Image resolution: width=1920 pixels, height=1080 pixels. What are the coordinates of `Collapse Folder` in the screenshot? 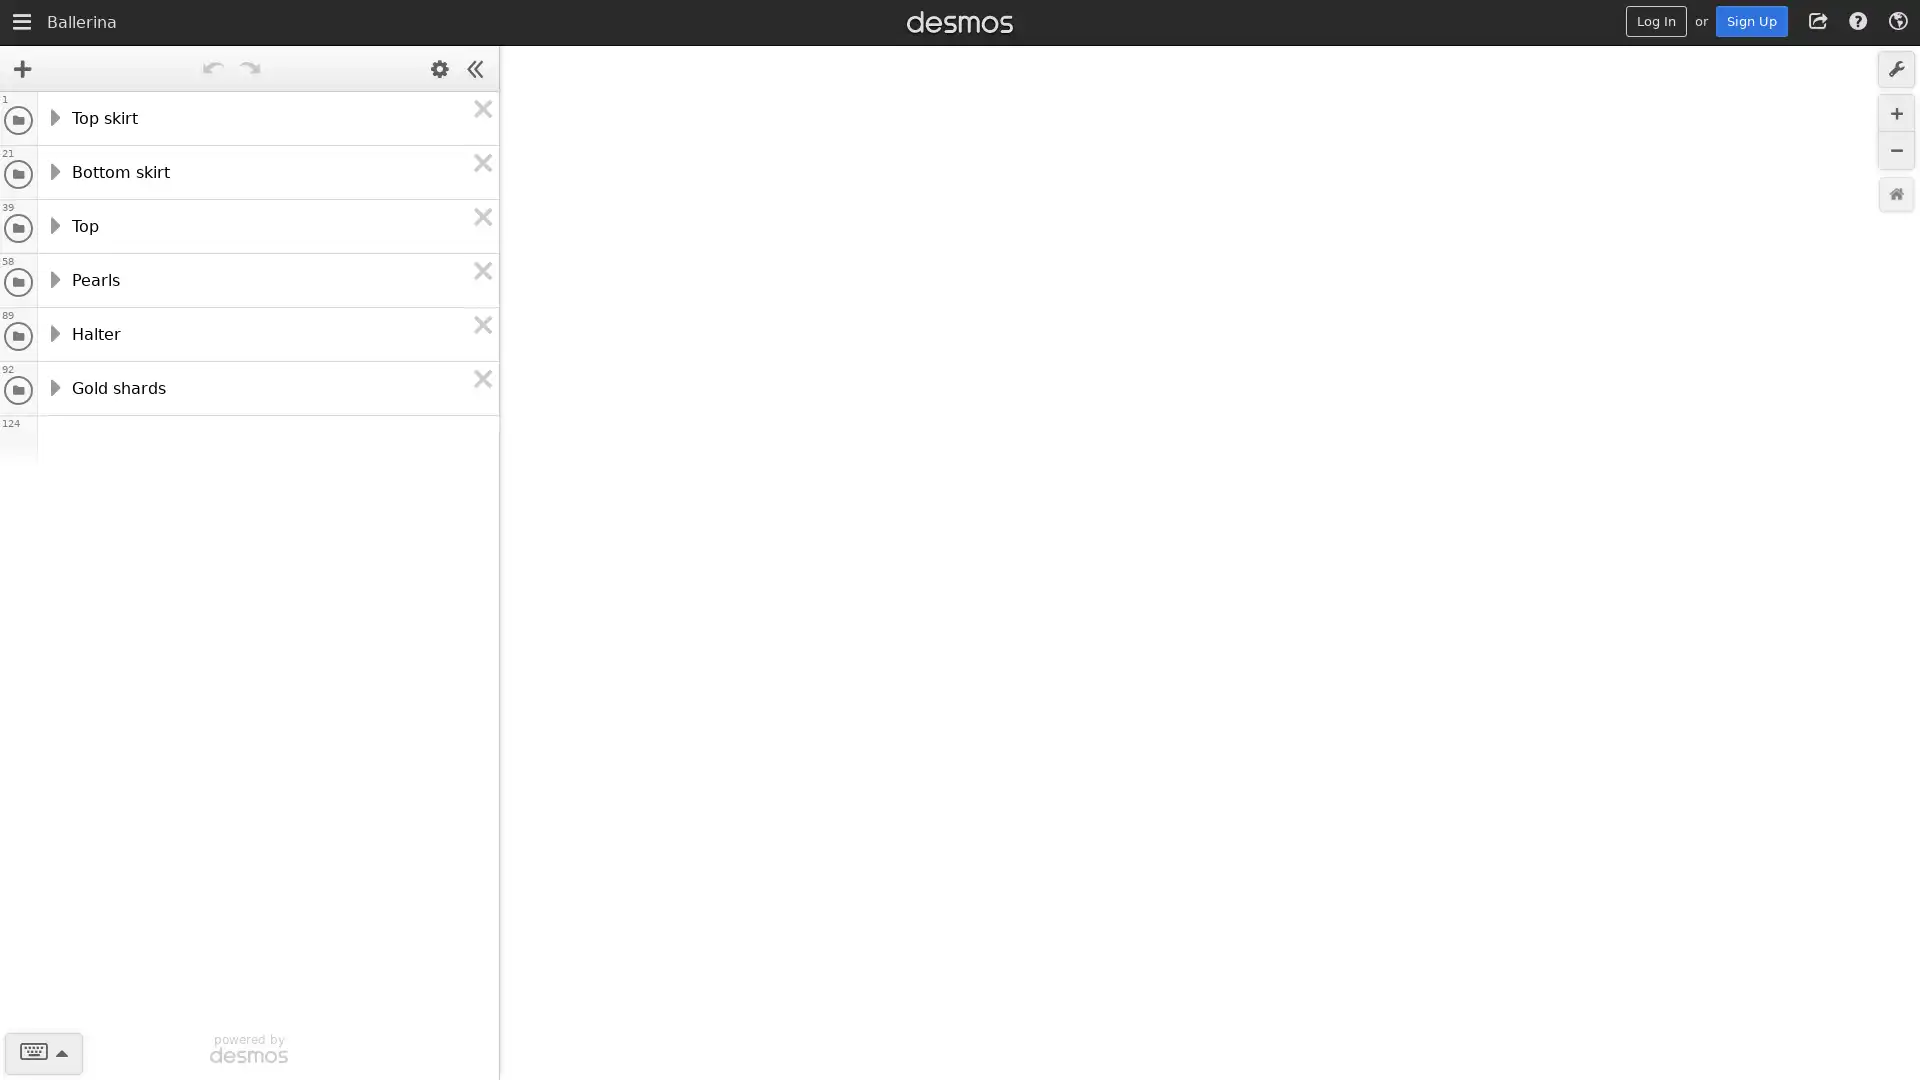 It's located at (53, 385).